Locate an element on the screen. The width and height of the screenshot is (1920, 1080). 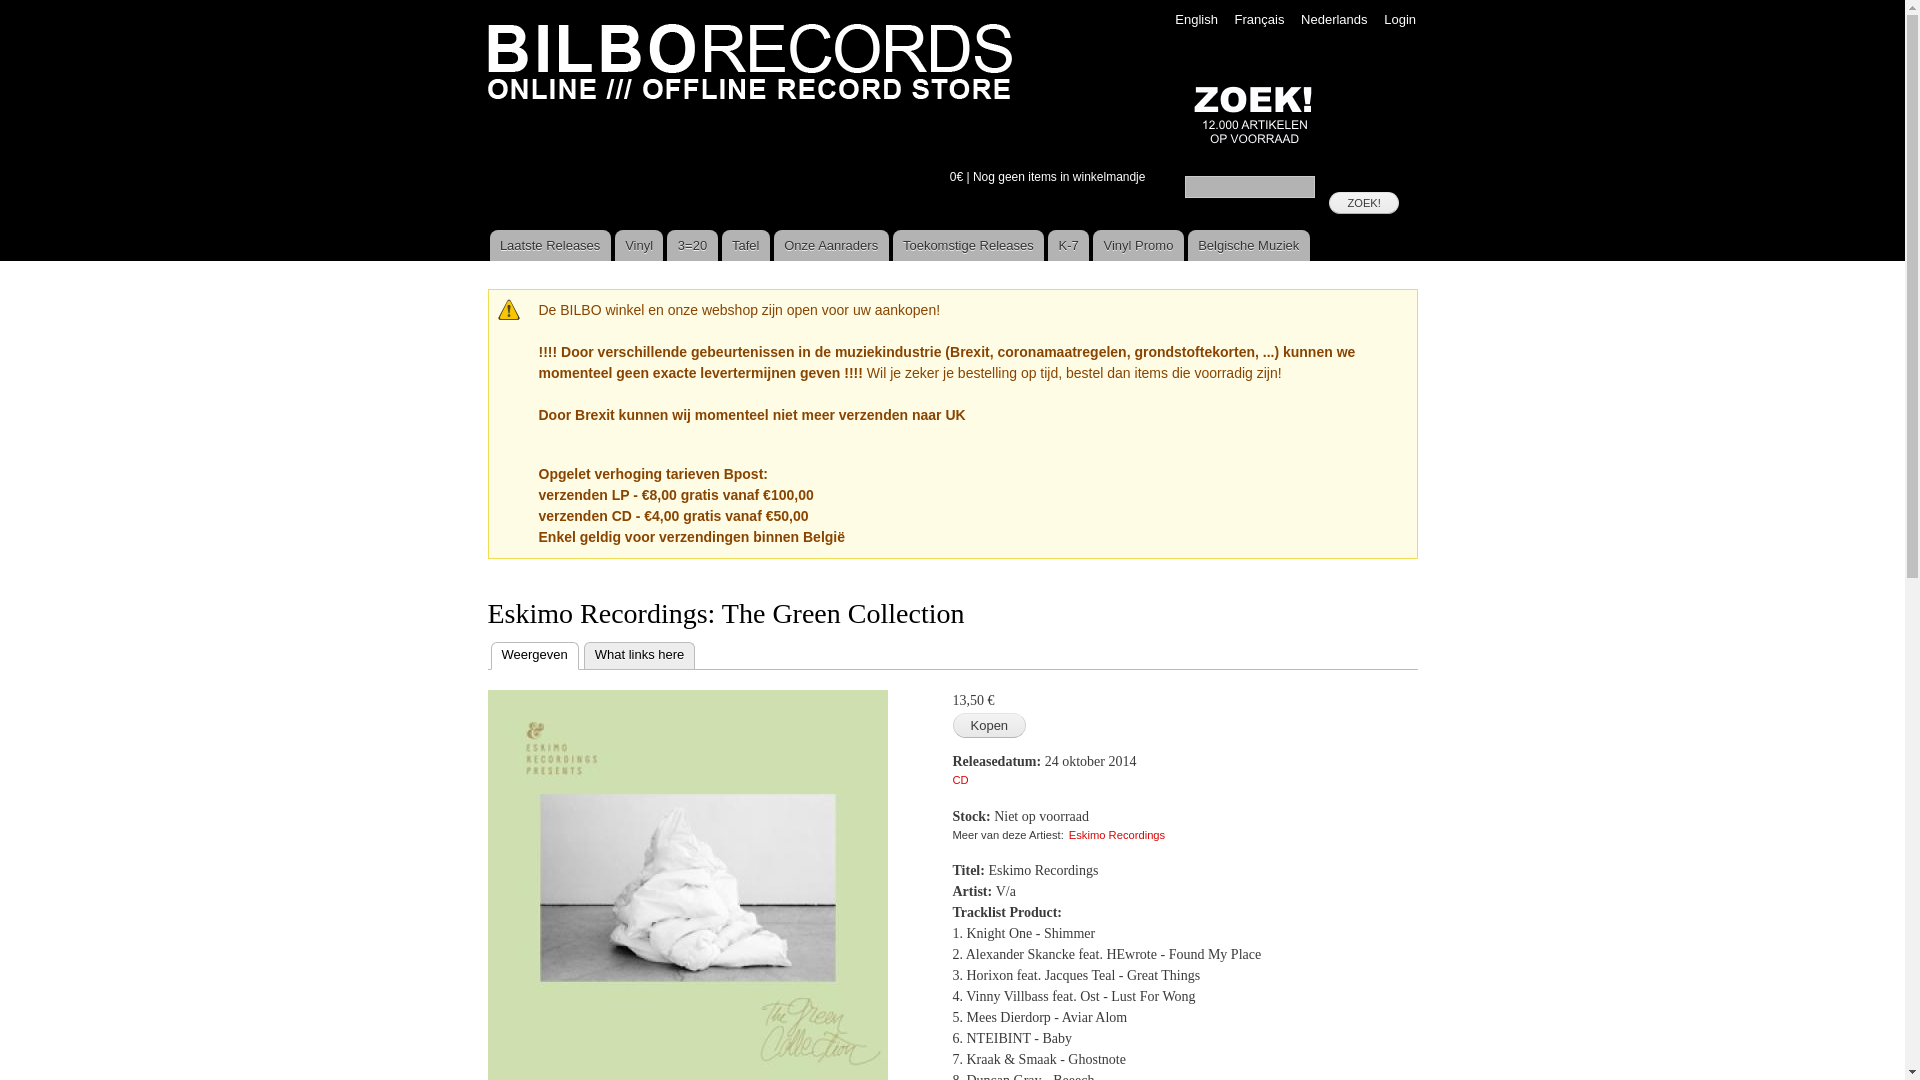
'Kopen' is located at coordinates (988, 725).